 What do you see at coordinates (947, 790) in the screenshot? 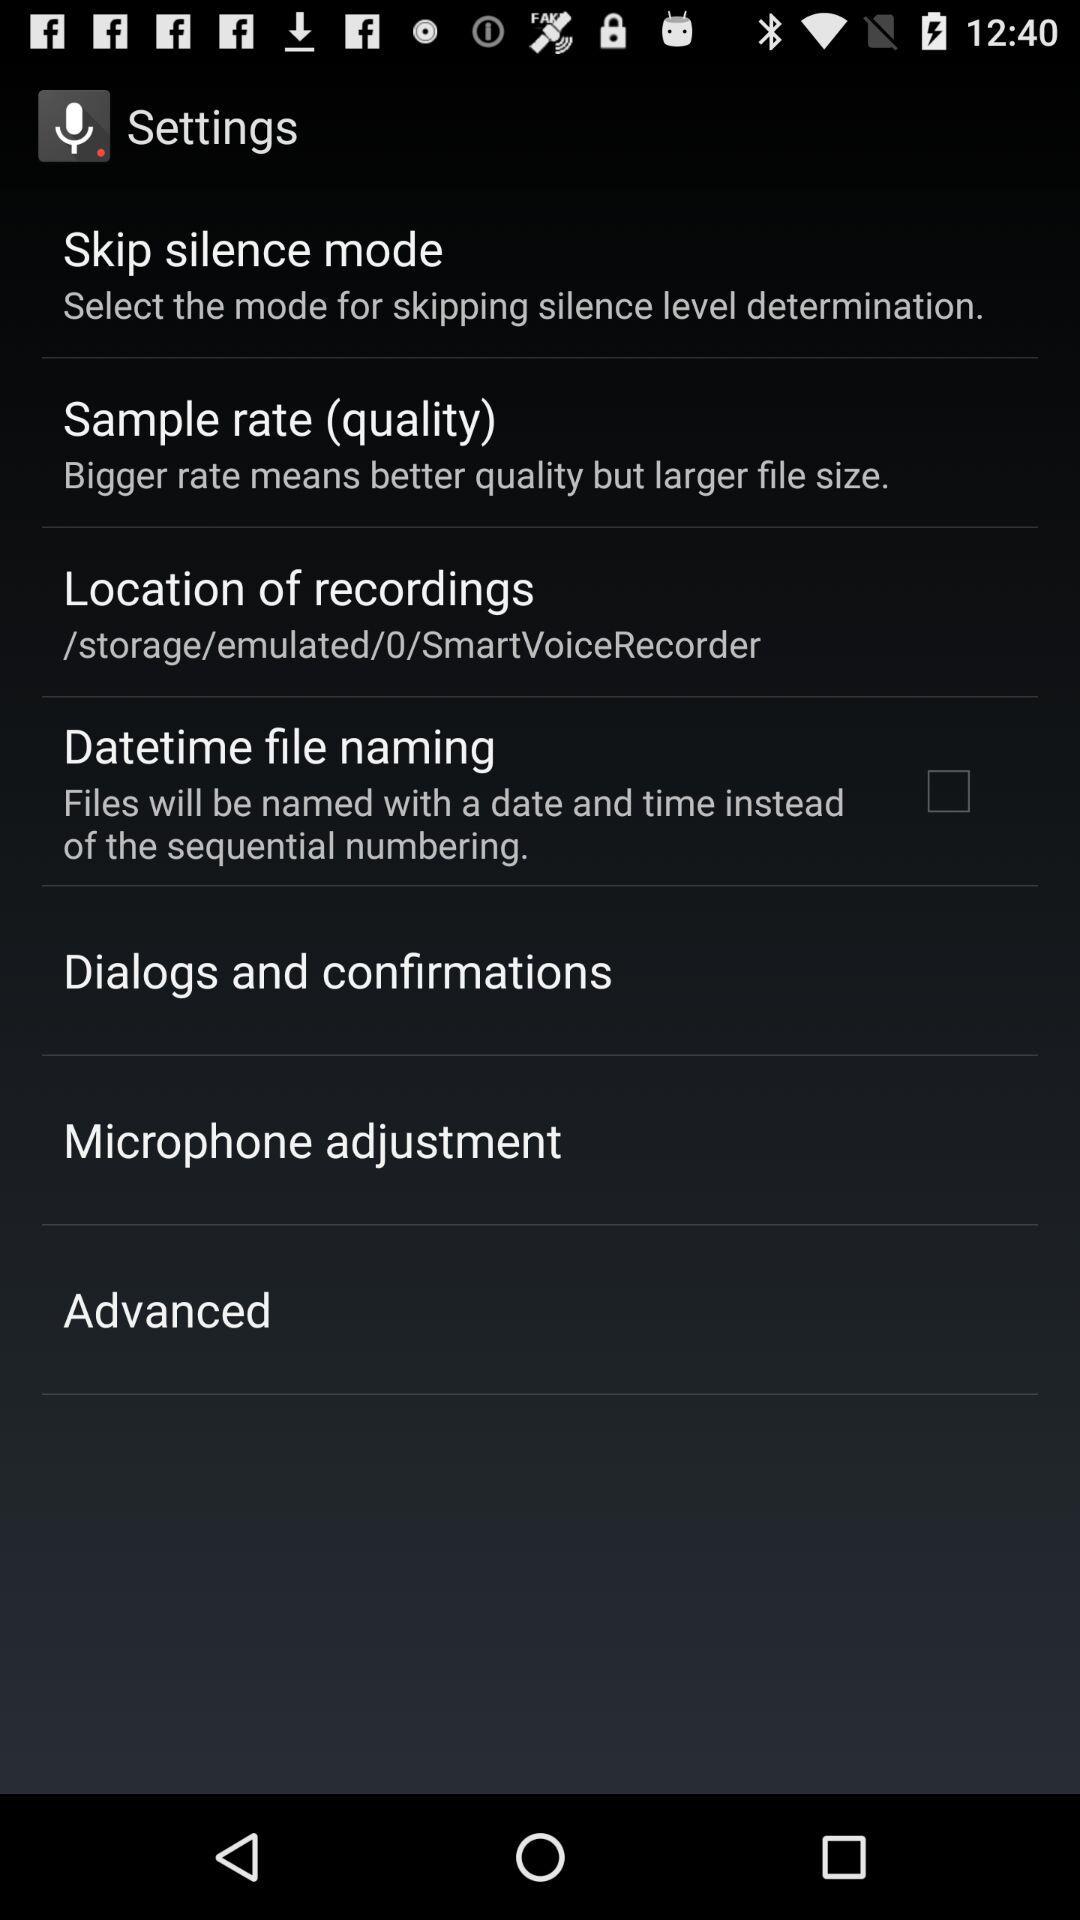
I see `item below the select the mode` at bounding box center [947, 790].